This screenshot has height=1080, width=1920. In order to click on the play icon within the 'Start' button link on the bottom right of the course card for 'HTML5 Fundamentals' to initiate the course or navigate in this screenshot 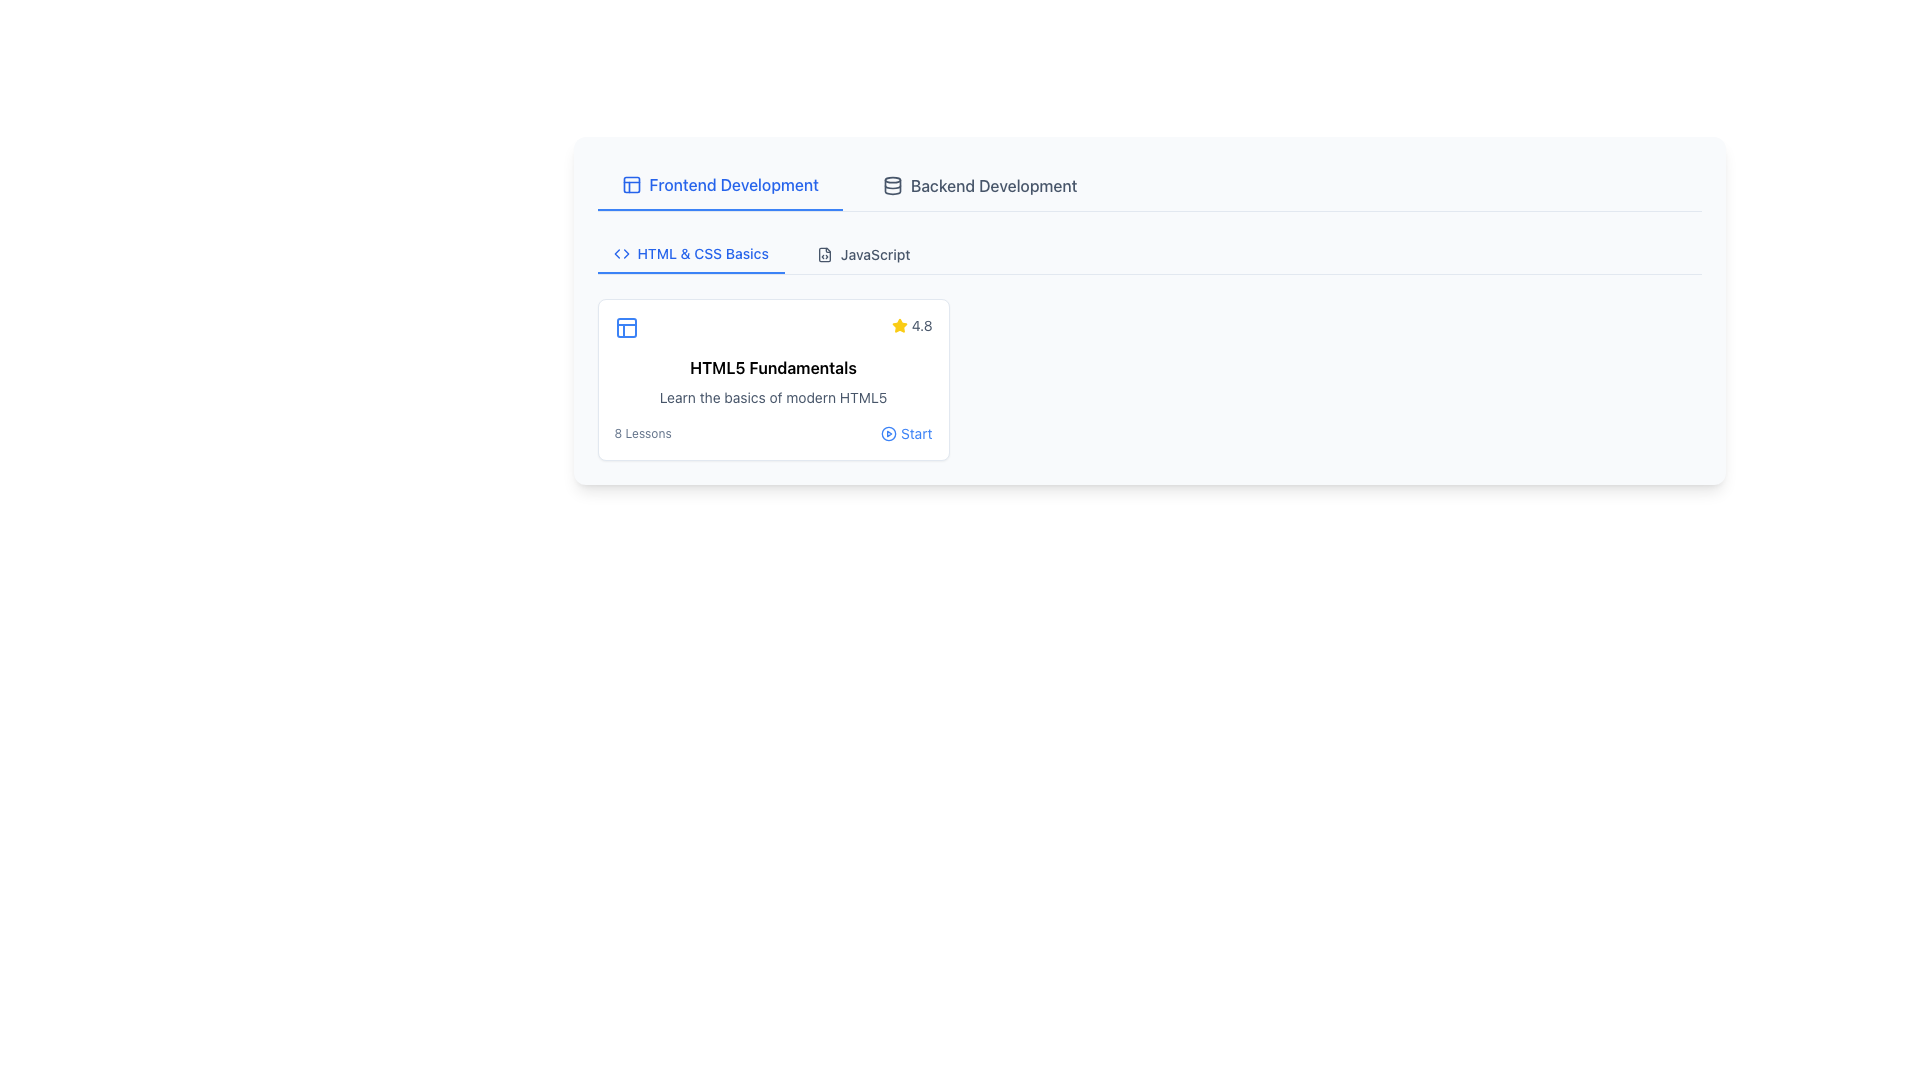, I will do `click(887, 433)`.